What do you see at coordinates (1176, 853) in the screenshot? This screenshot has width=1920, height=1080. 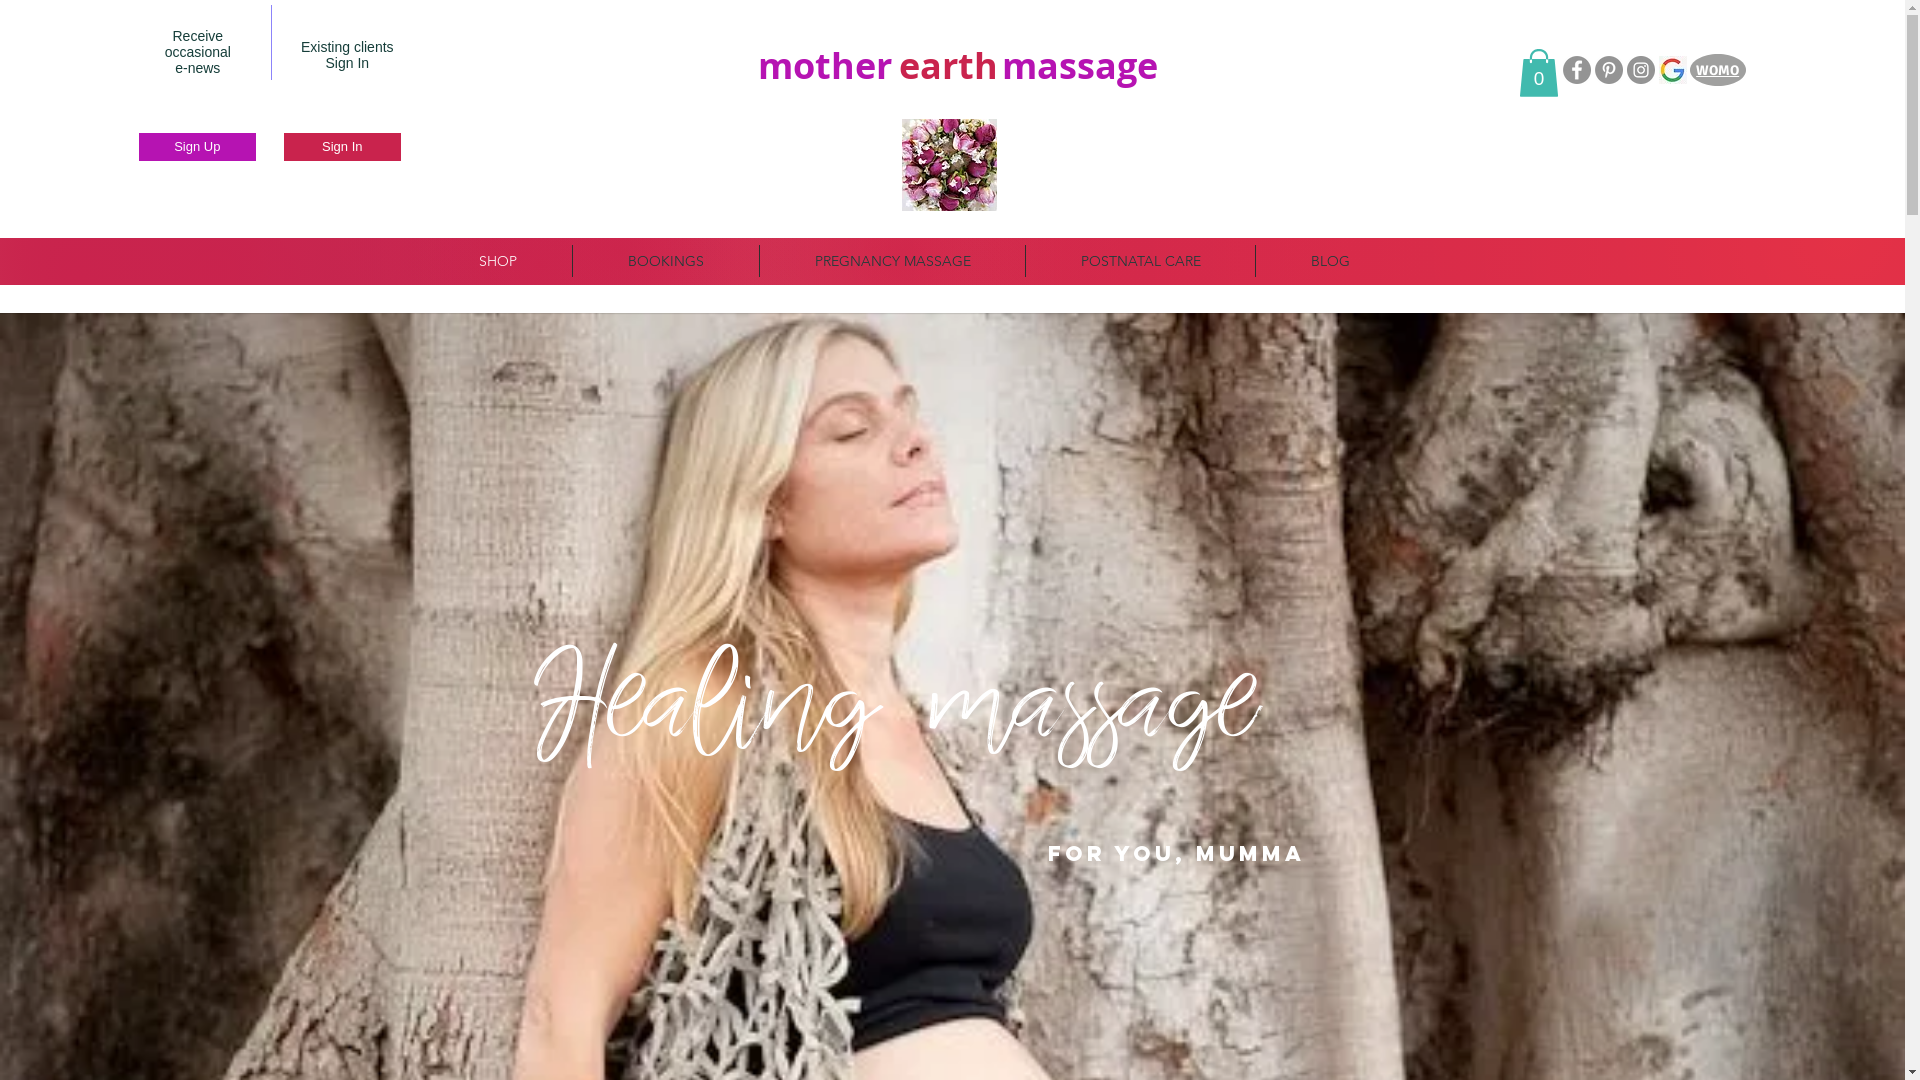 I see `'FOR YOU, MumMA'` at bounding box center [1176, 853].